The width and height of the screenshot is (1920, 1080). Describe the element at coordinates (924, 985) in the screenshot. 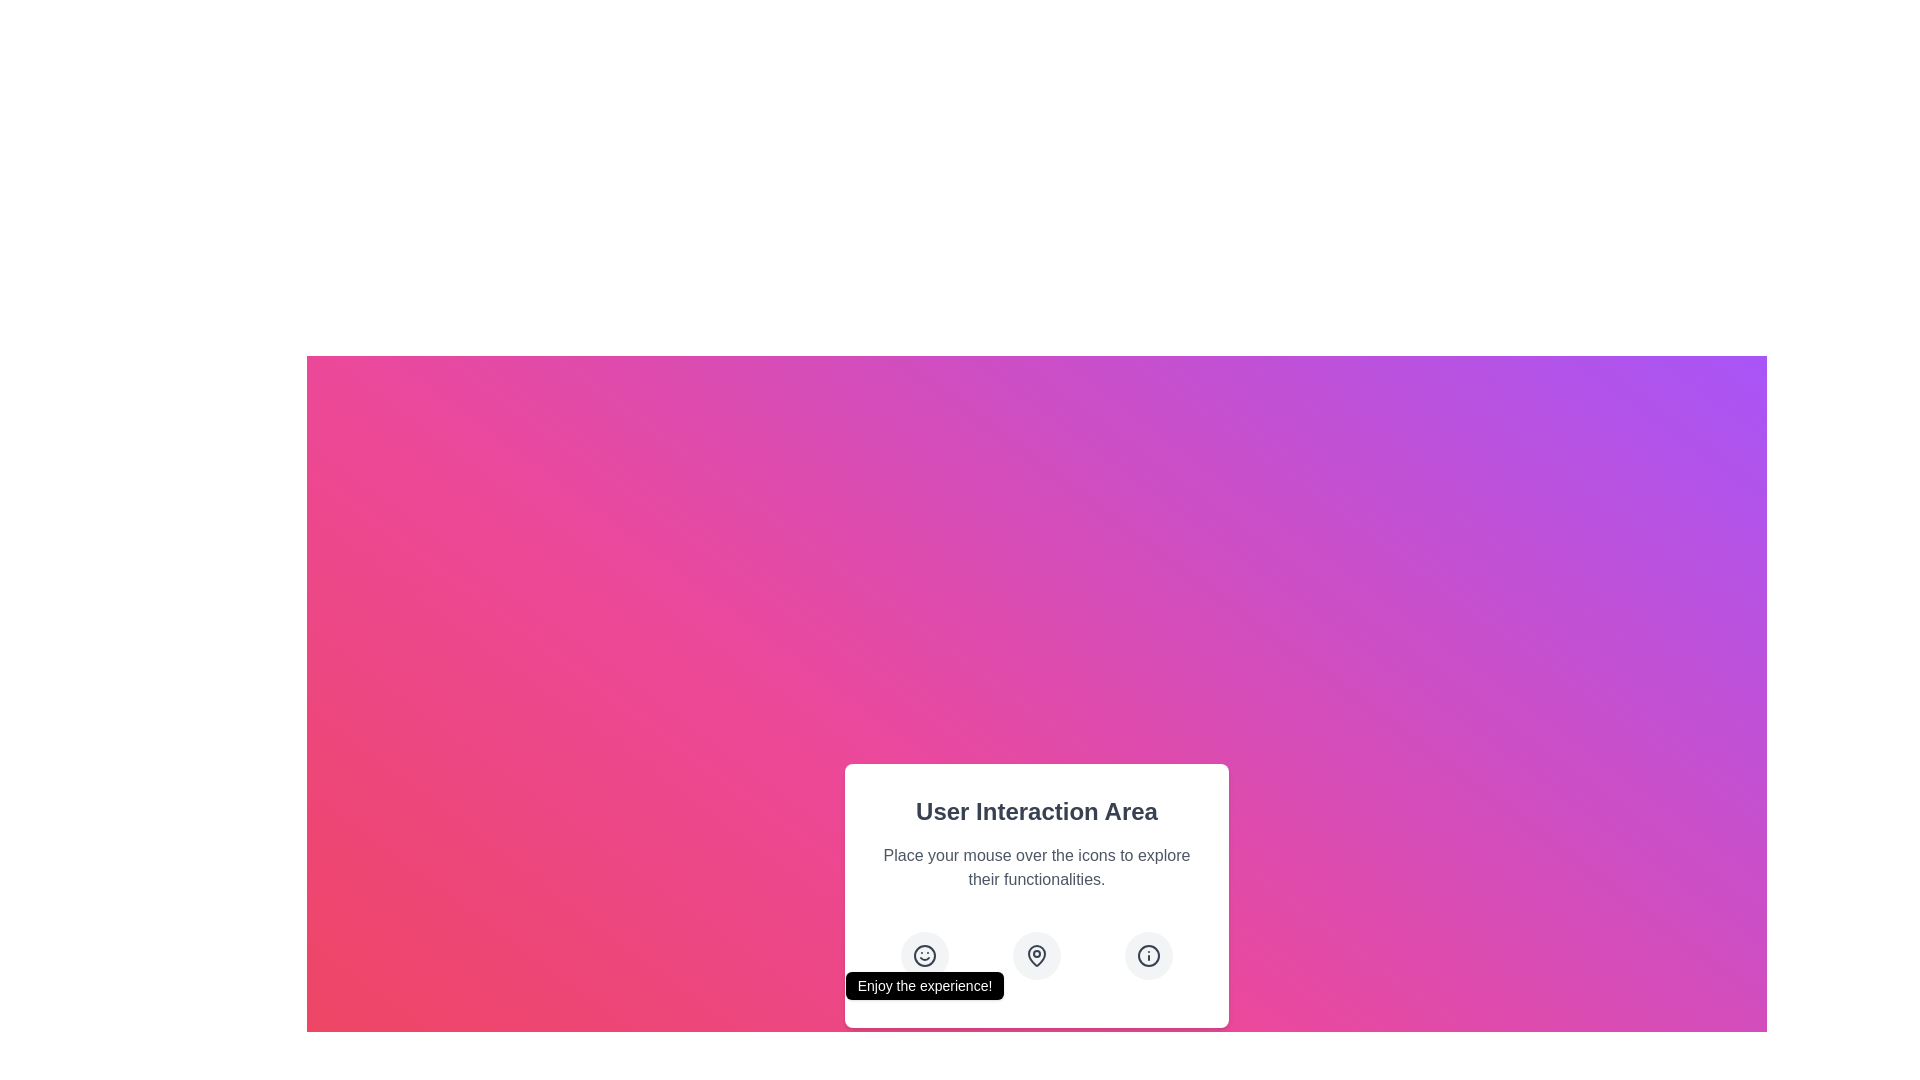

I see `the Tooltip box located directly below the smiling face icon in the User Interaction Area` at that location.